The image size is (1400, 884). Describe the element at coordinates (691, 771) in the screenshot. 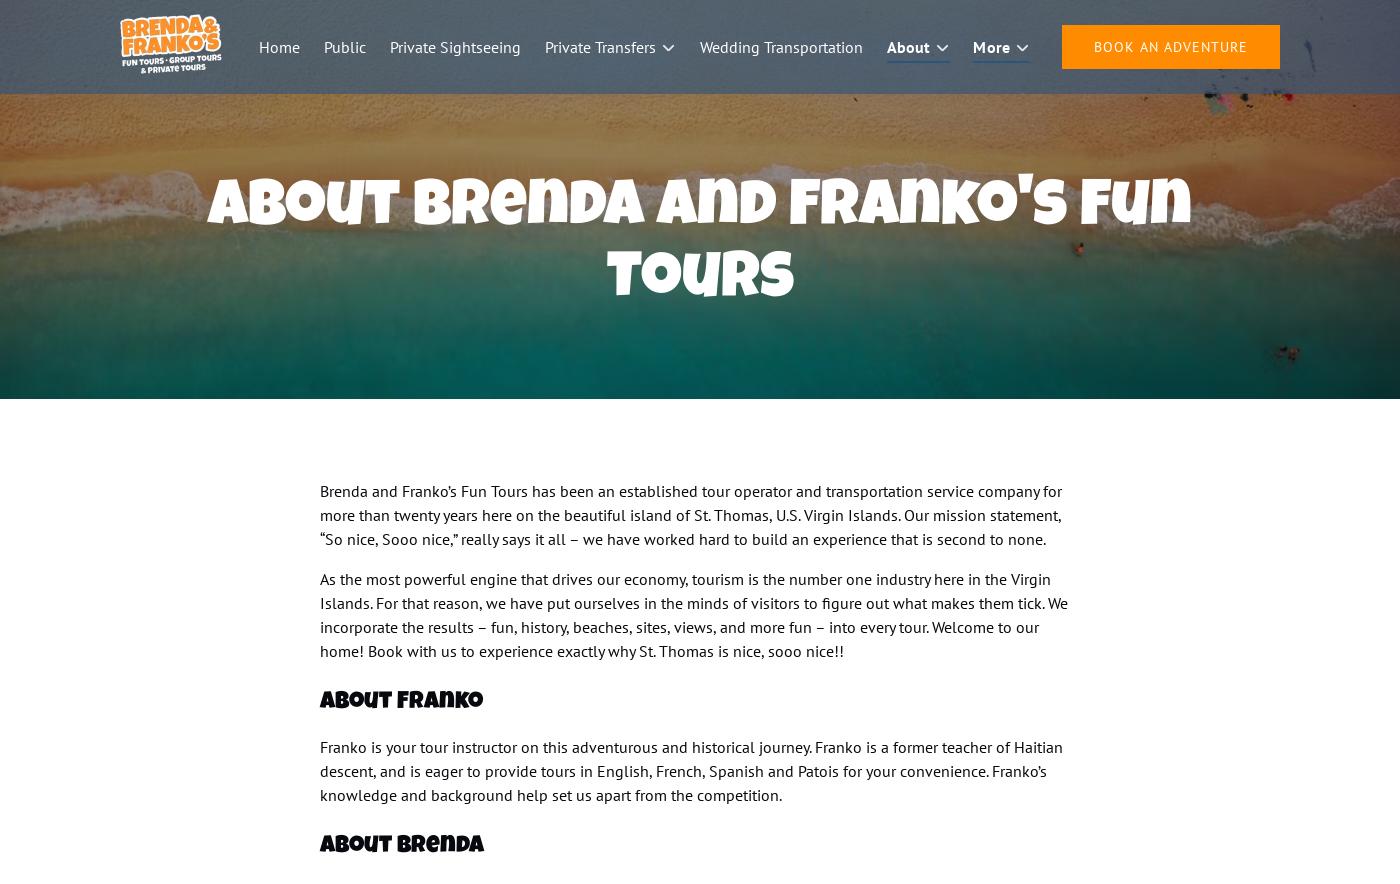

I see `'Franko is your tour instructor on this adventurous and historical journey. Franko is a former teacher of Haitian descent, and is eager to provide tours in English, French, Spanish and Patois for your convenience. Franko’s knowledge and background help set us apart from the competition.'` at that location.